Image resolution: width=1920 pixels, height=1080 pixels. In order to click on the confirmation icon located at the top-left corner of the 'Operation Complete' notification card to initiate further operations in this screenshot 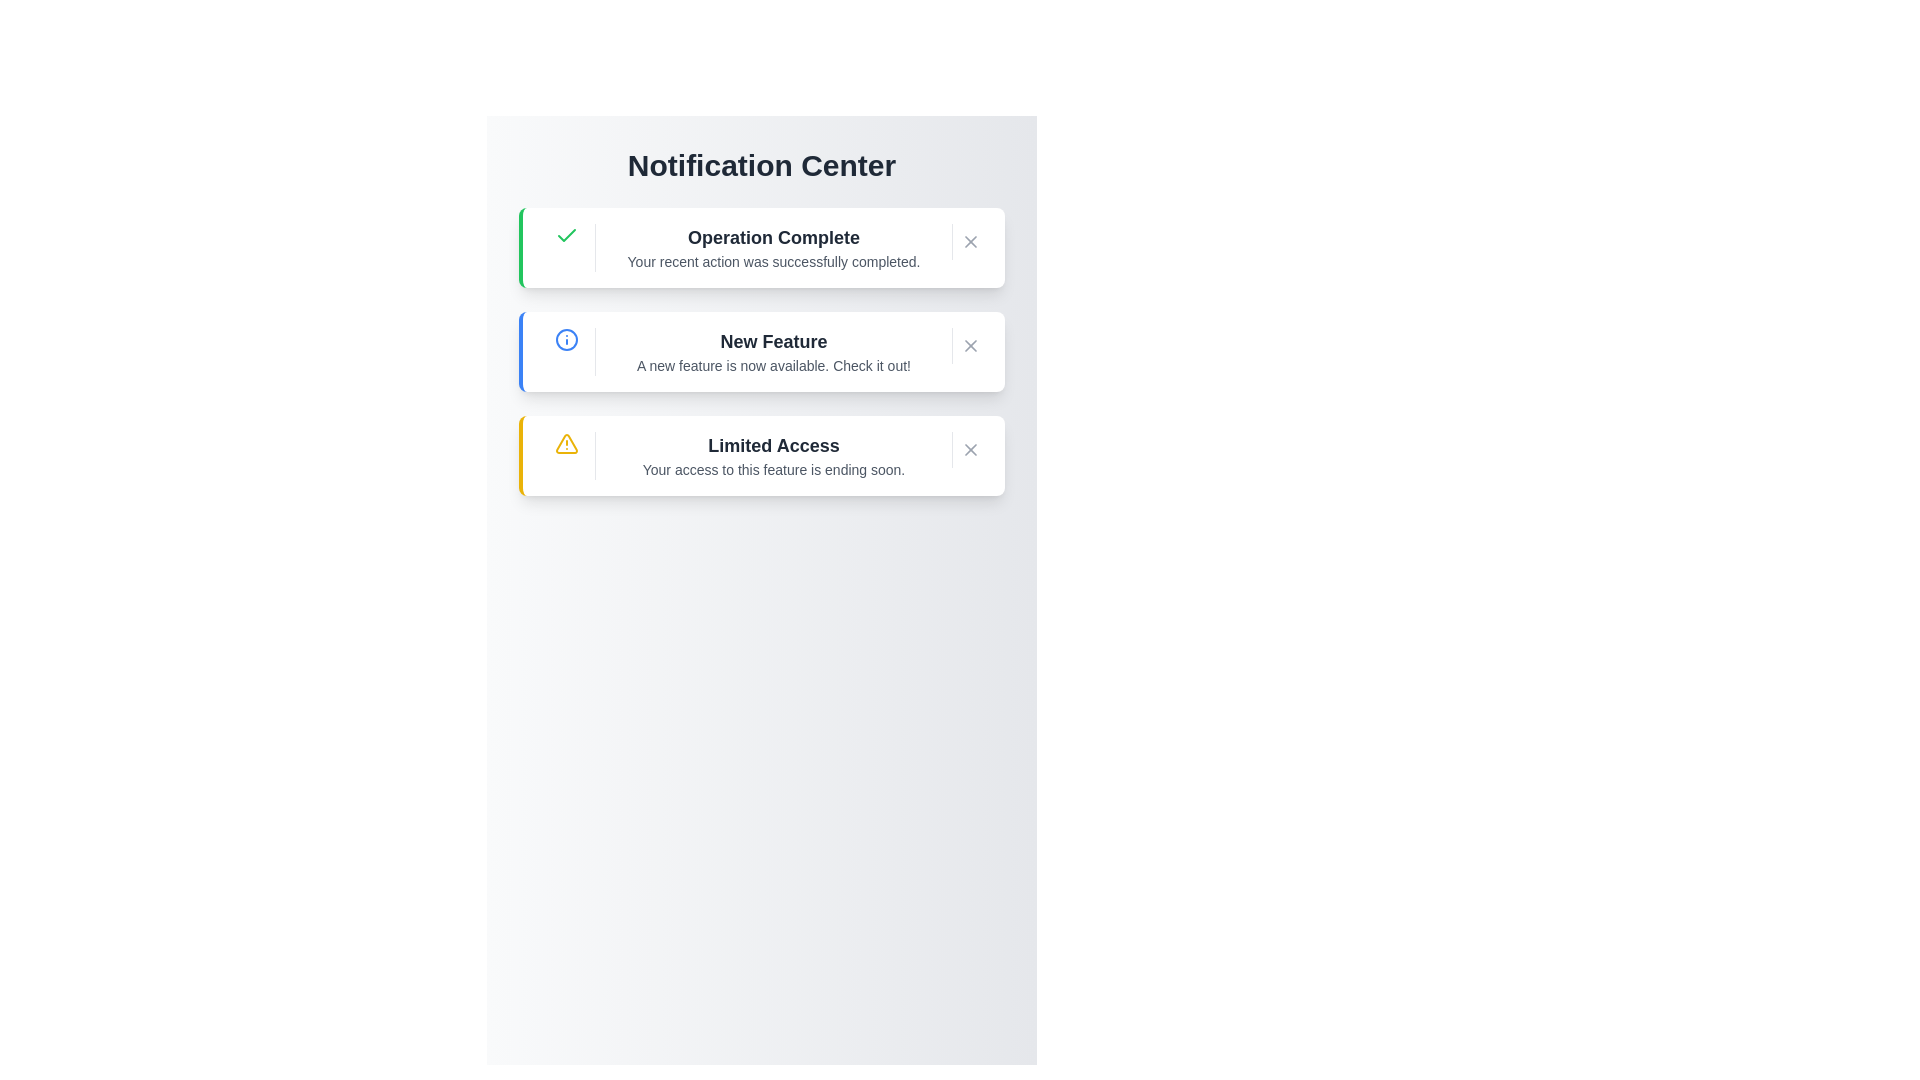, I will do `click(565, 234)`.